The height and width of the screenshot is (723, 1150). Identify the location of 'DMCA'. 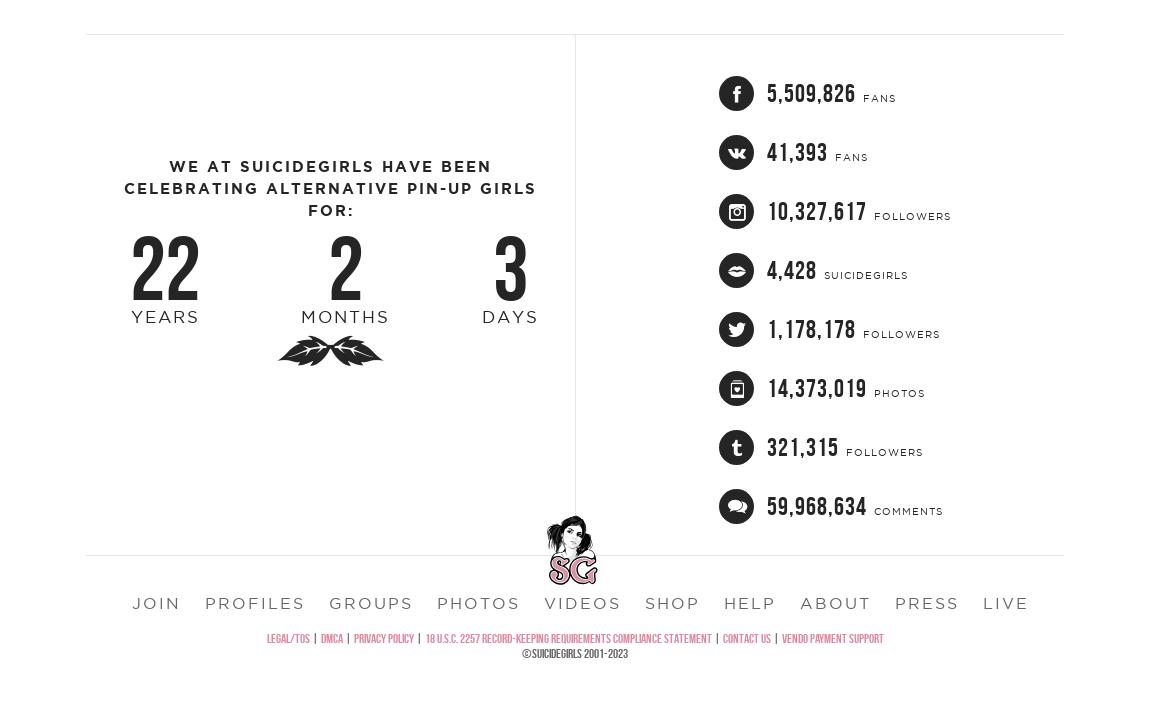
(330, 686).